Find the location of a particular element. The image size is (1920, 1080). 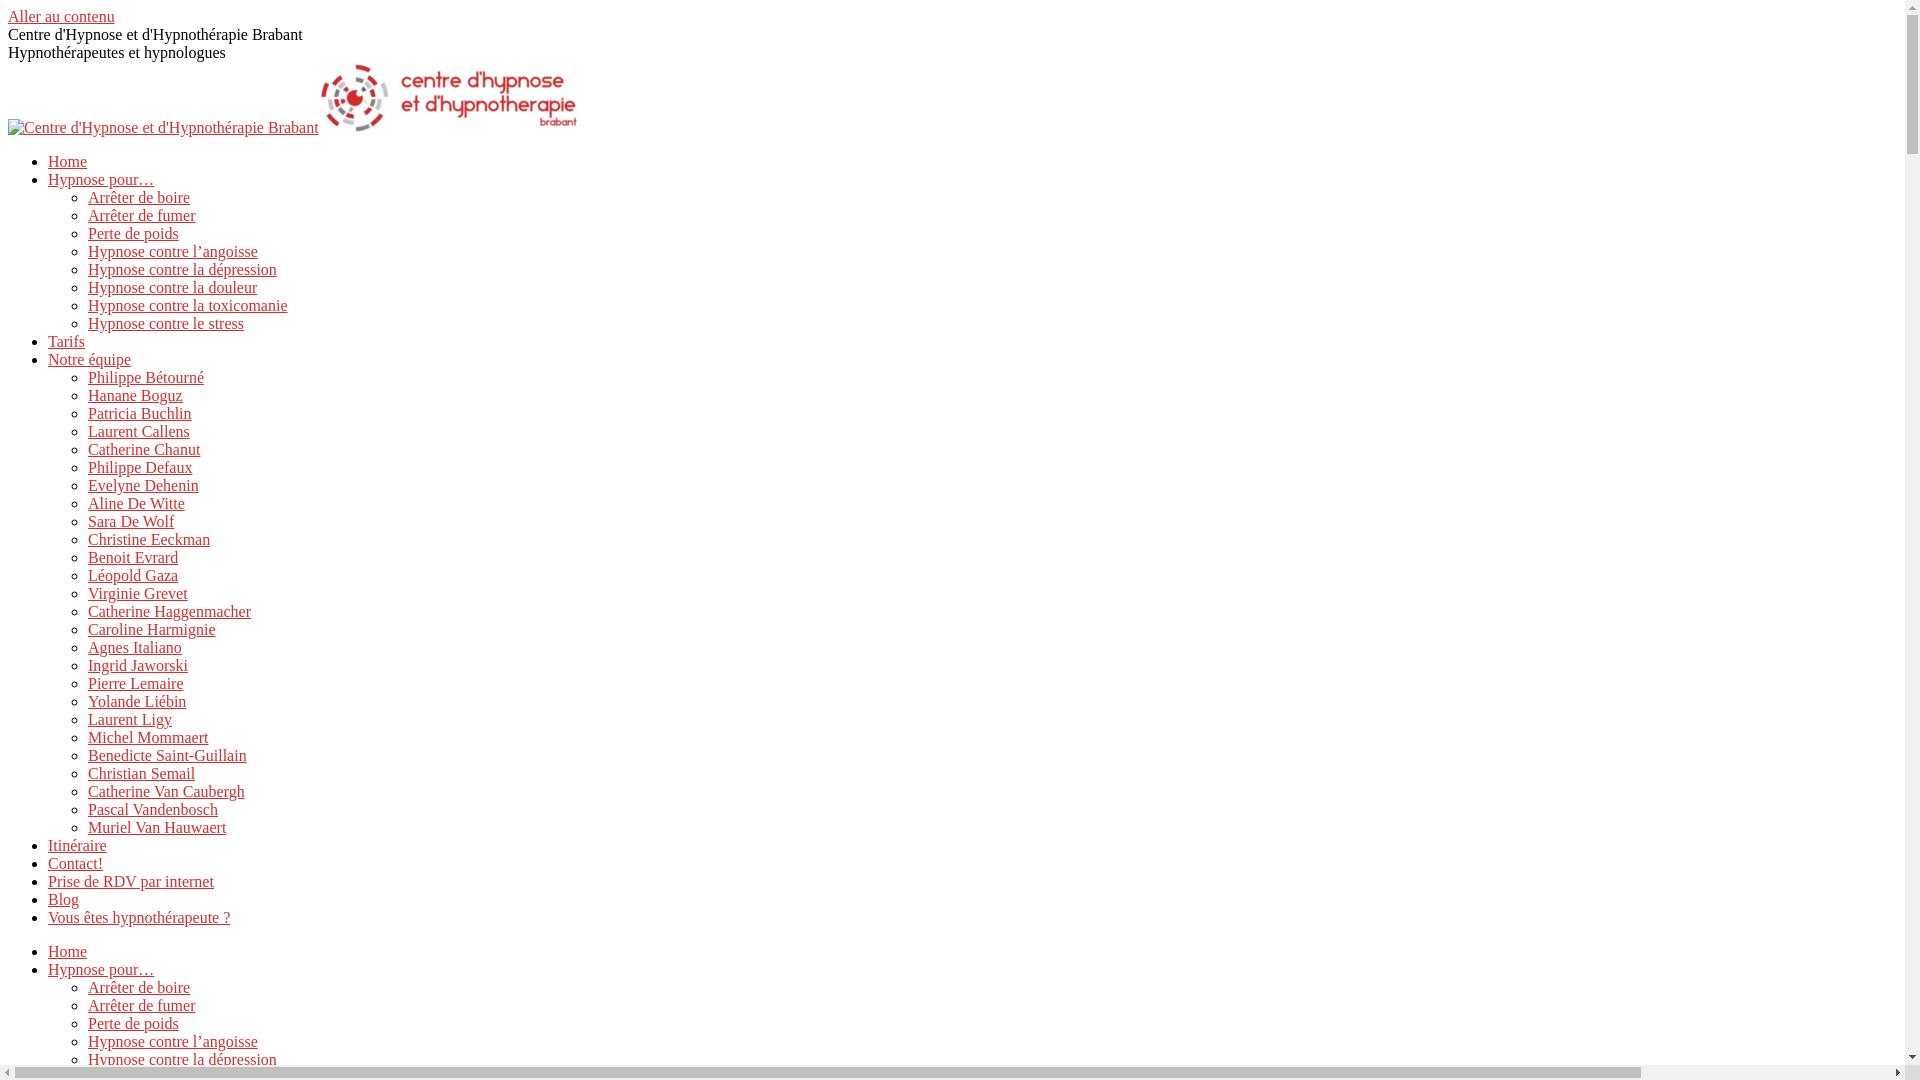

'Ingrid Jaworski' is located at coordinates (137, 665).